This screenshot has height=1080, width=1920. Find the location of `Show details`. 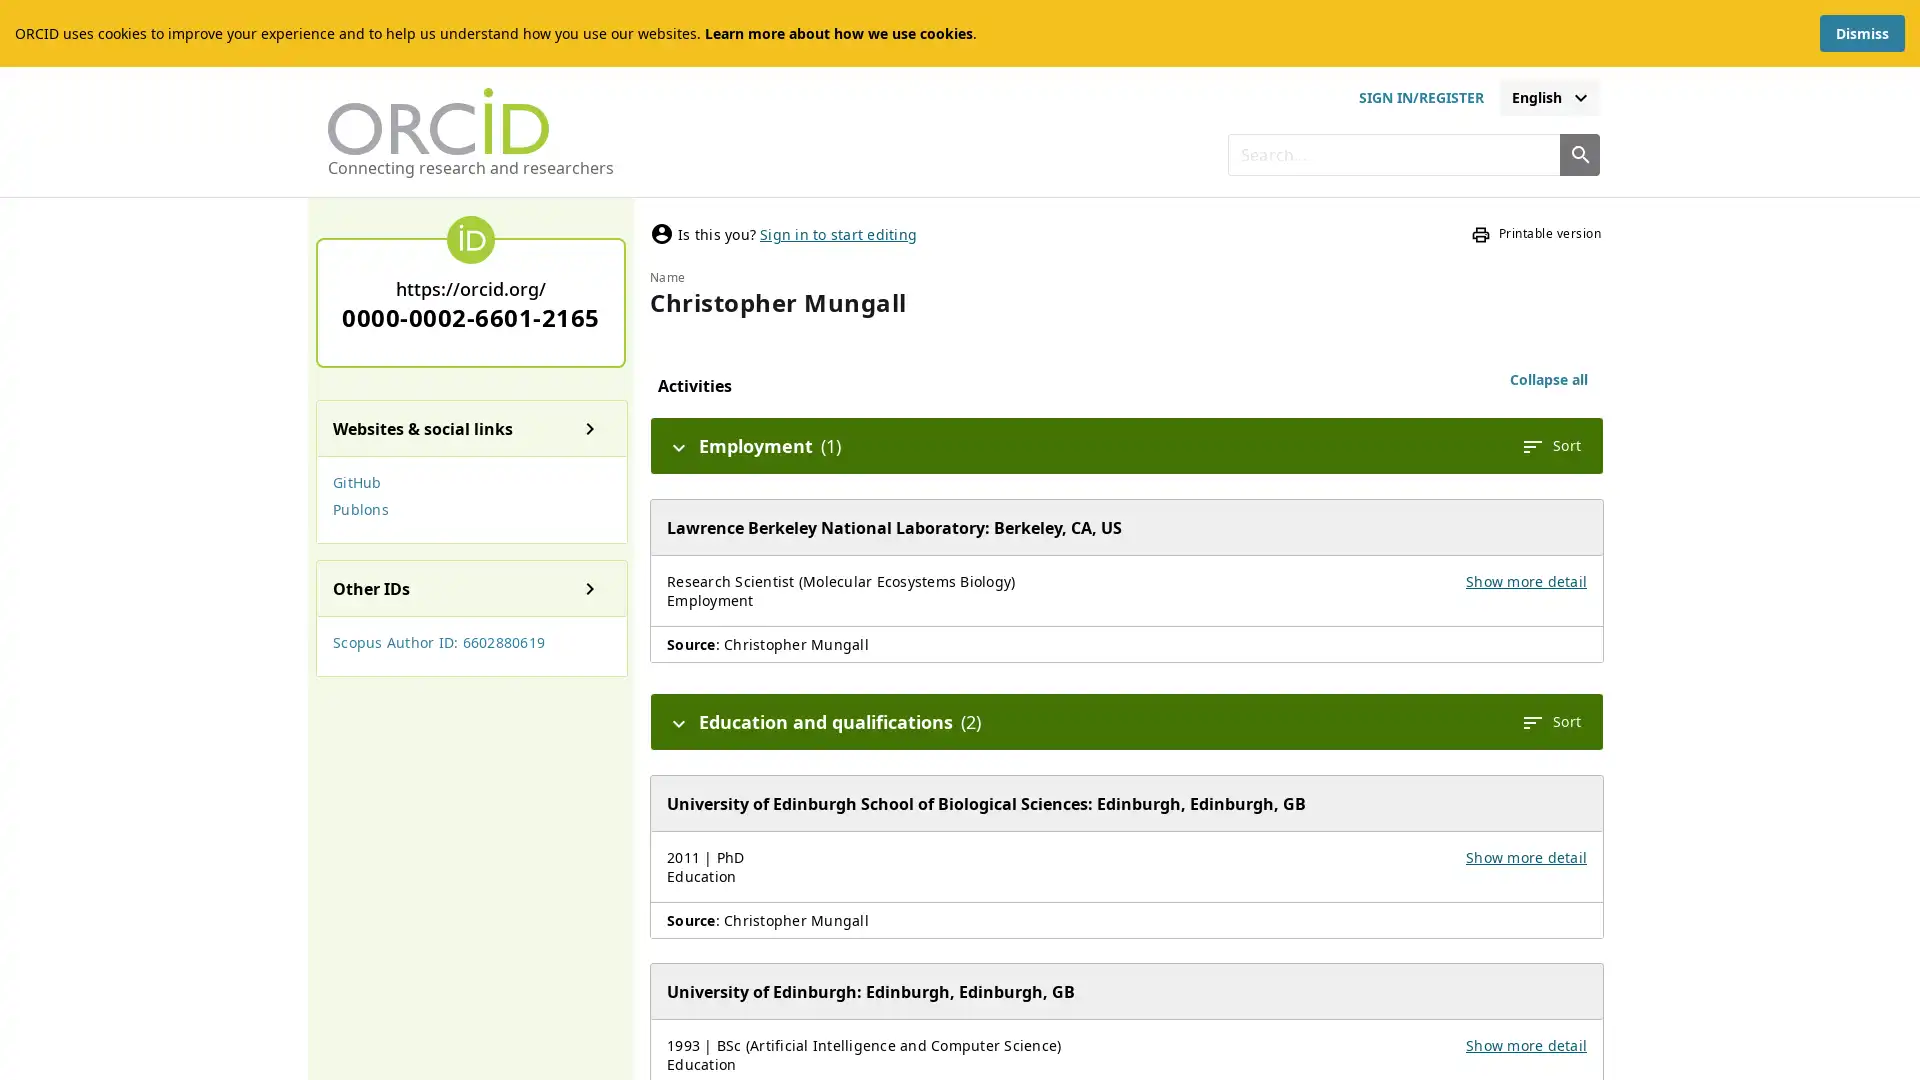

Show details is located at coordinates (589, 427).